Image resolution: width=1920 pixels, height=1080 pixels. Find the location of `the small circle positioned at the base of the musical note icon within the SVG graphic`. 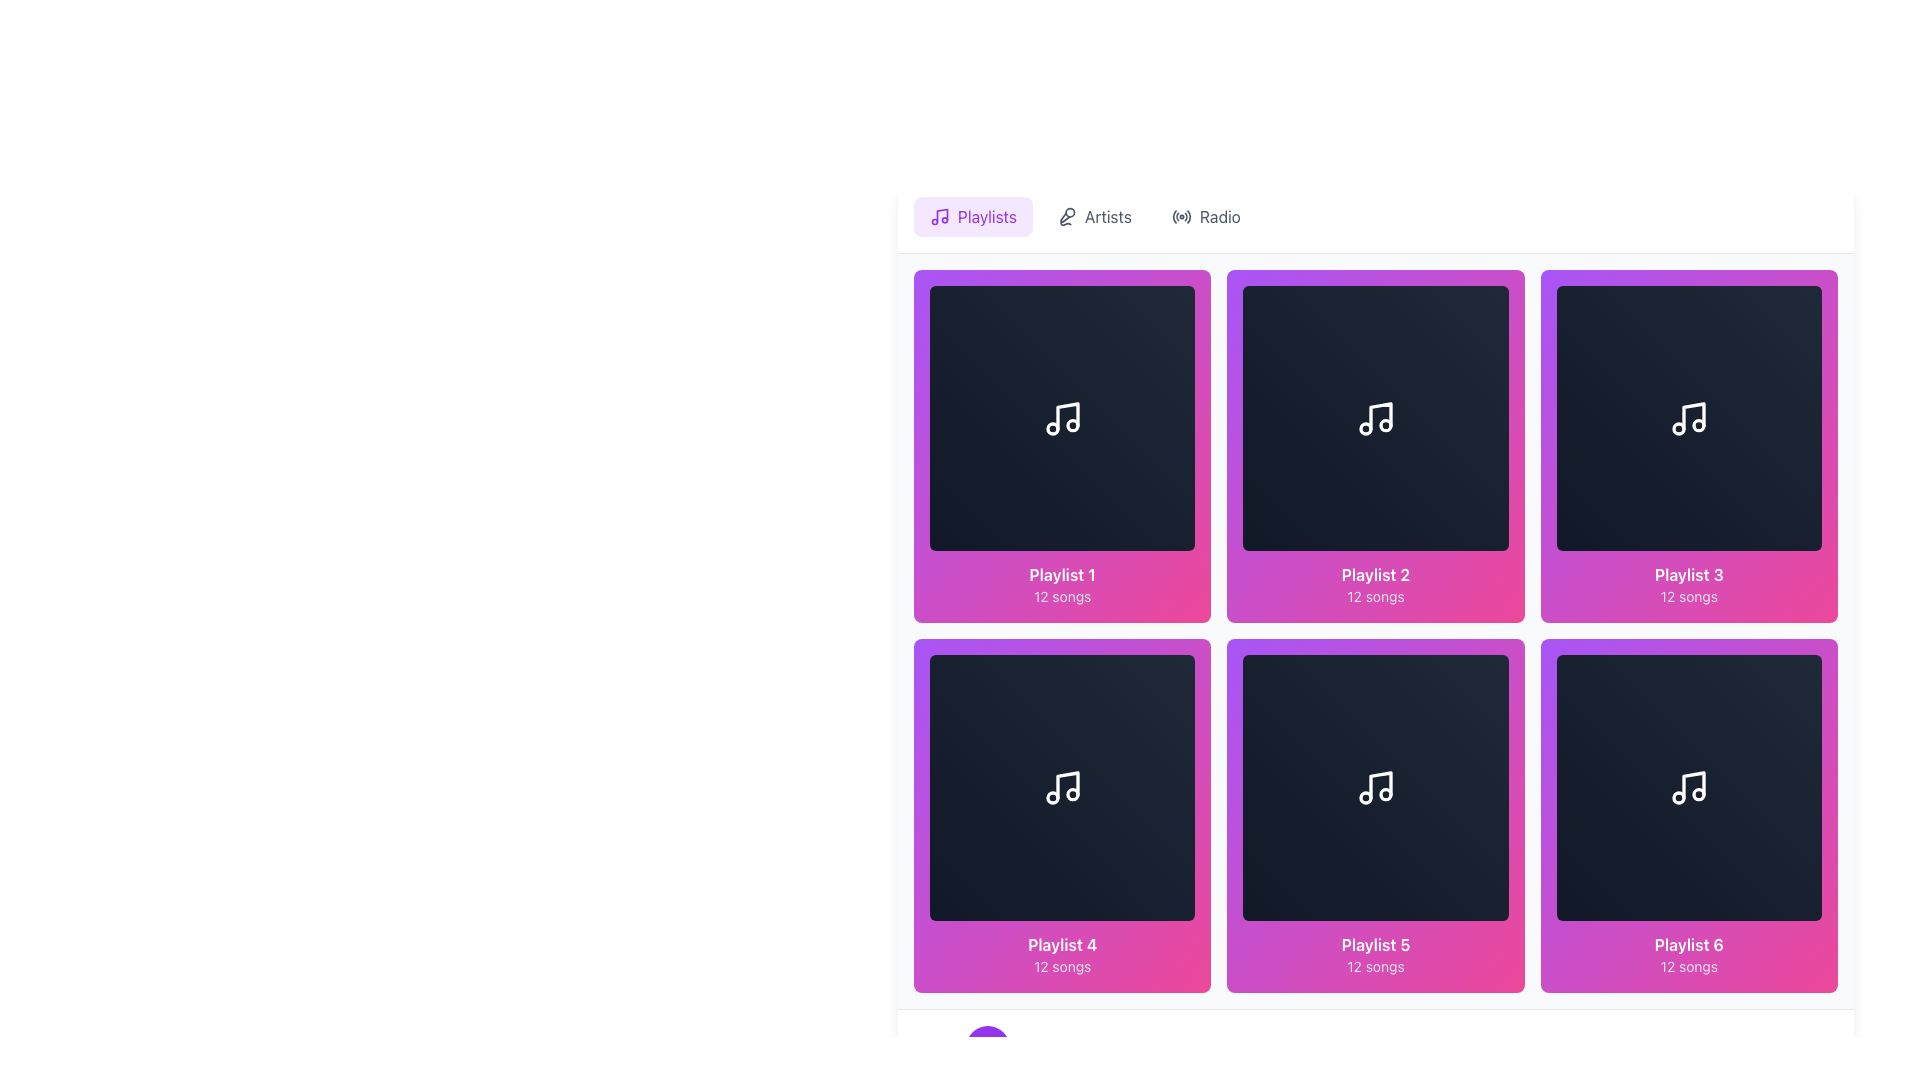

the small circle positioned at the base of the musical note icon within the SVG graphic is located at coordinates (1385, 424).